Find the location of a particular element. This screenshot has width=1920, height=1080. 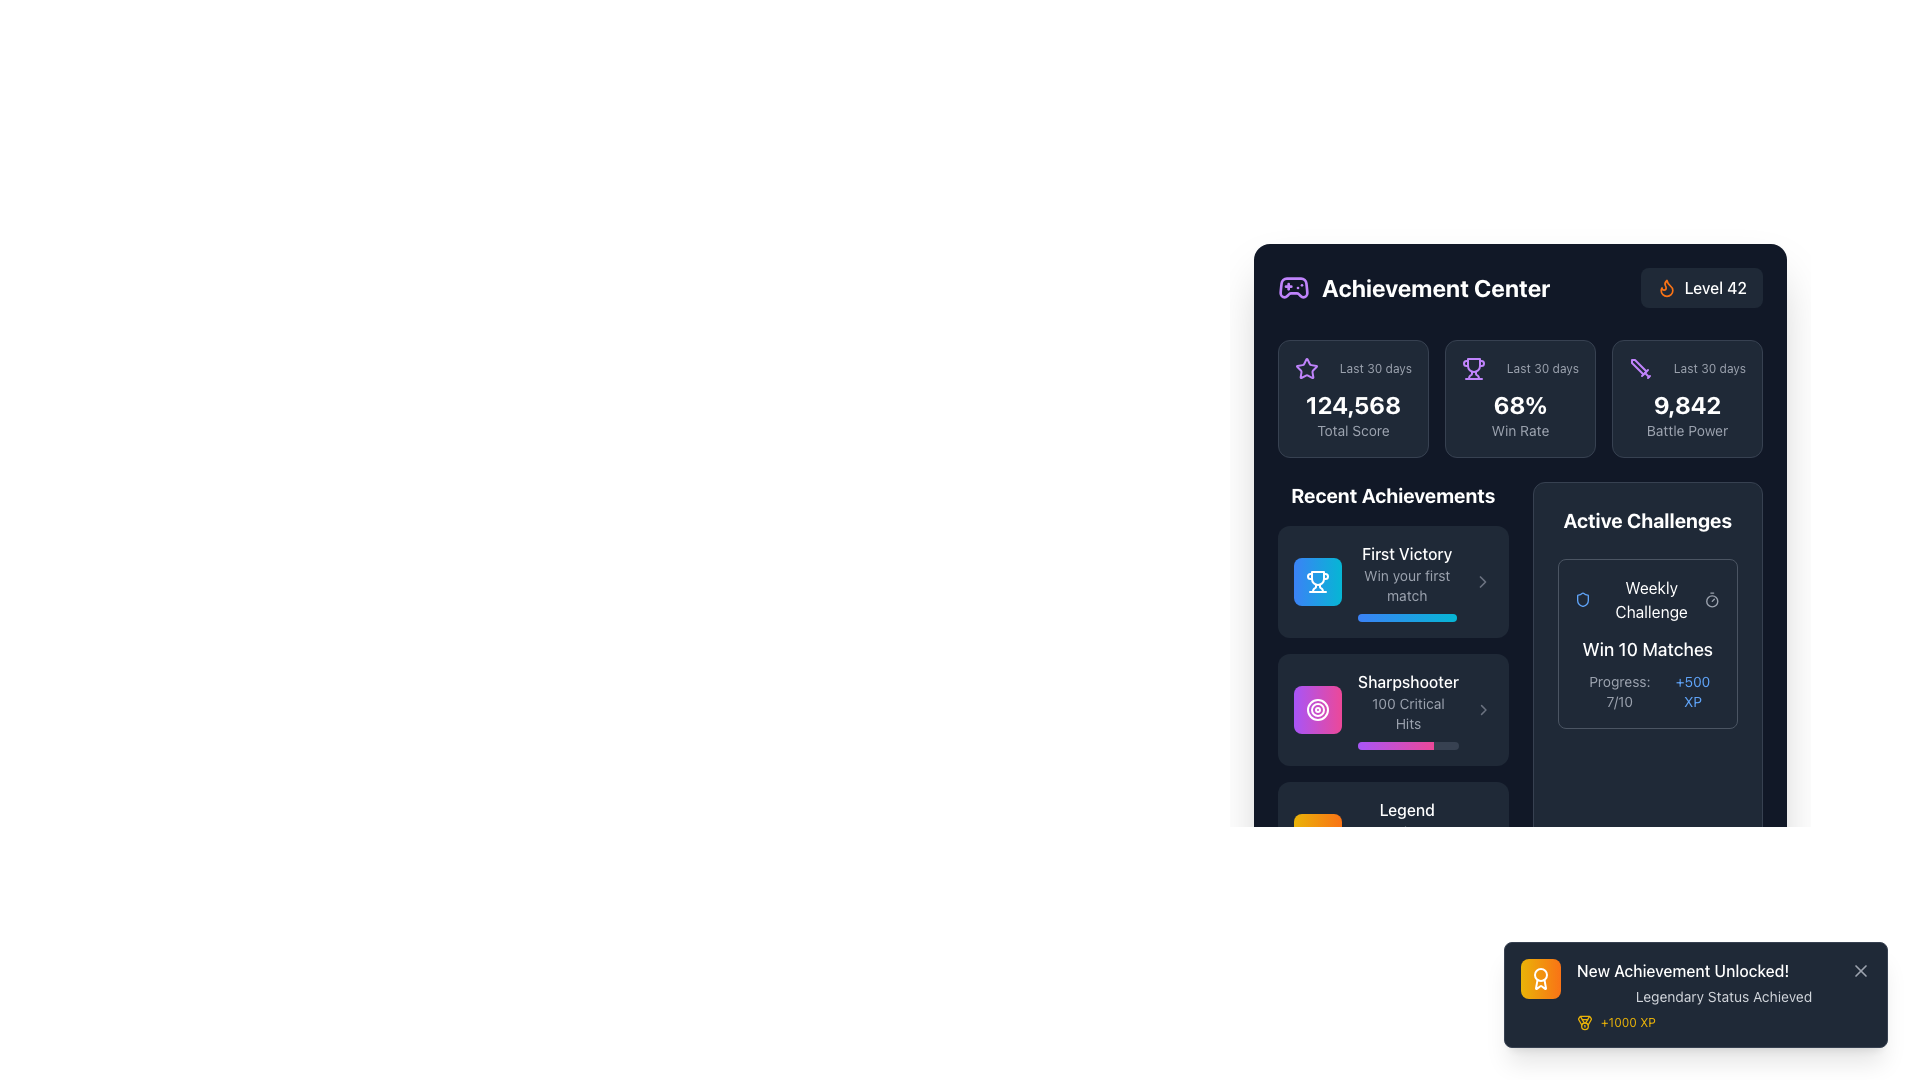

the bold, white text label that reads 'Recent Achievements', which is prominently displayed at the top of its section is located at coordinates (1392, 495).